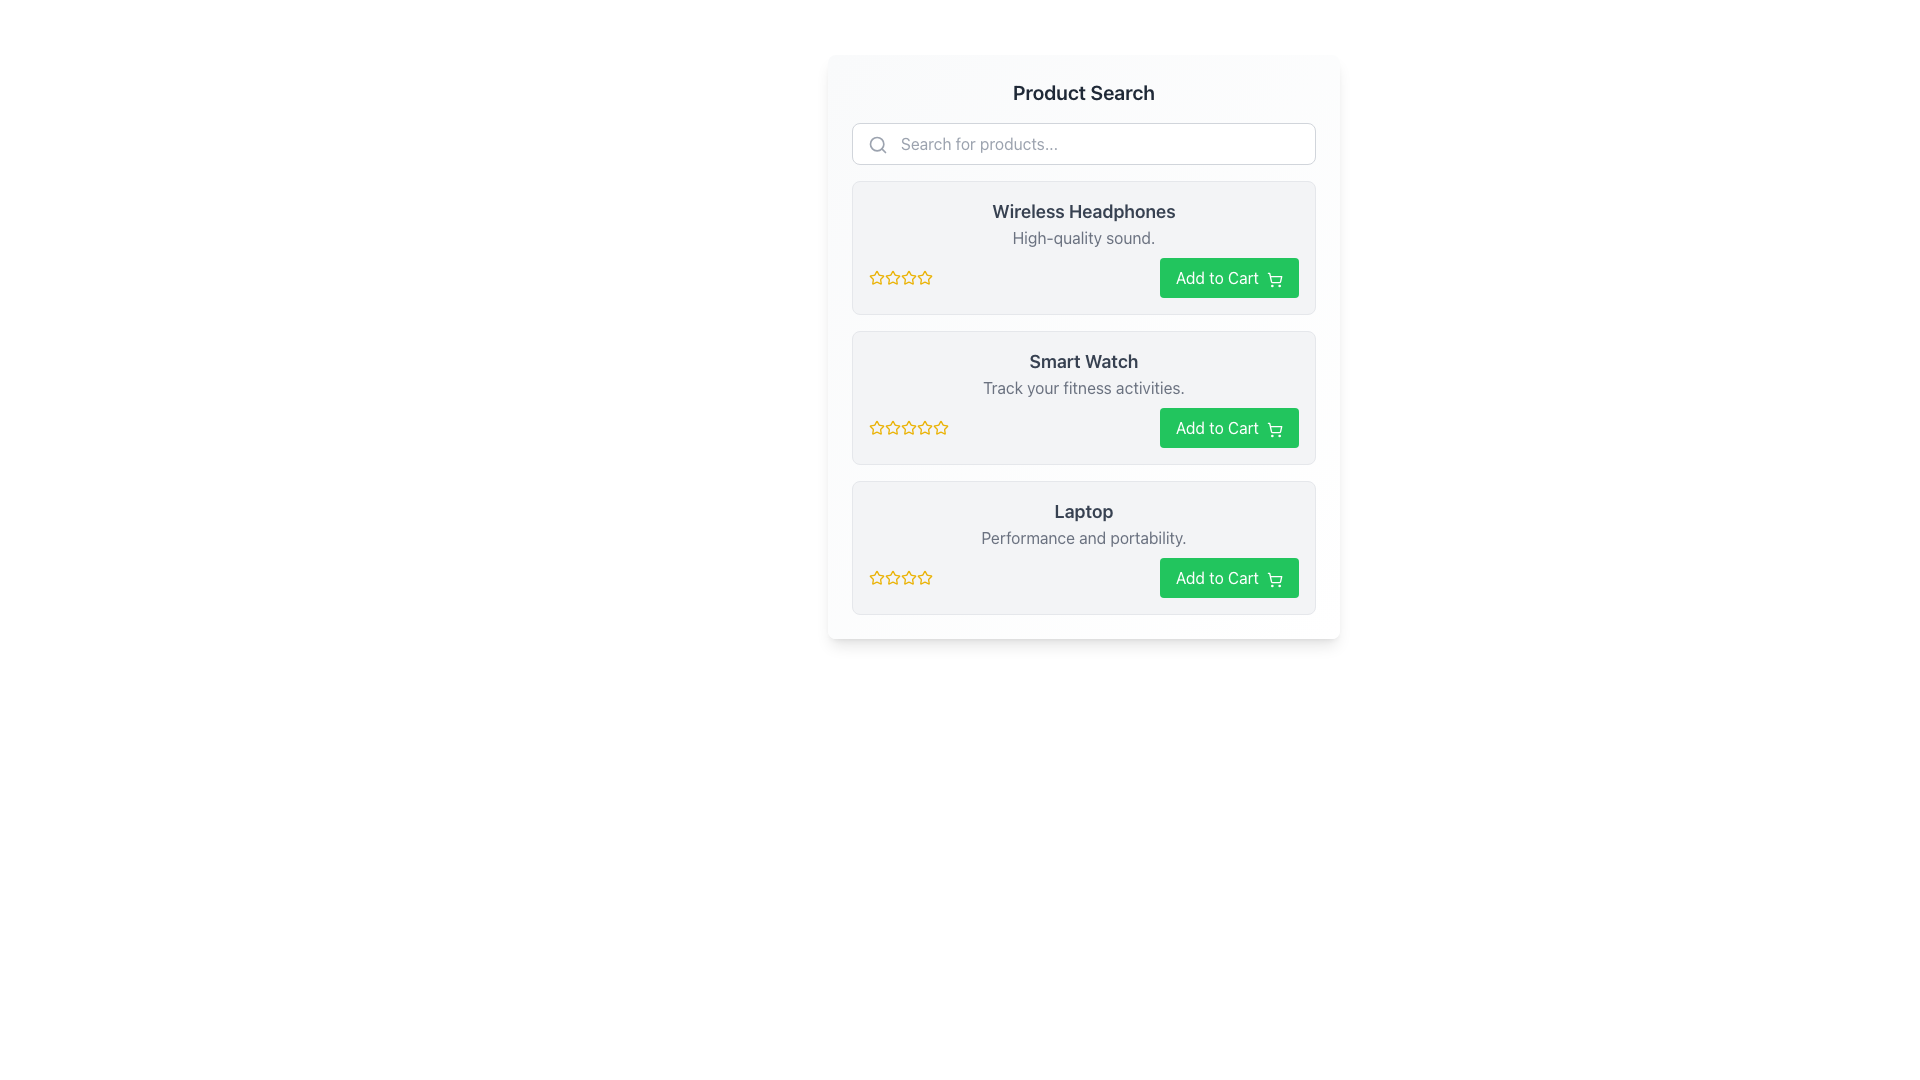 This screenshot has height=1080, width=1920. Describe the element at coordinates (900, 578) in the screenshot. I see `the group of five yellow outlined star icons used for rating the 'Laptop' product` at that location.